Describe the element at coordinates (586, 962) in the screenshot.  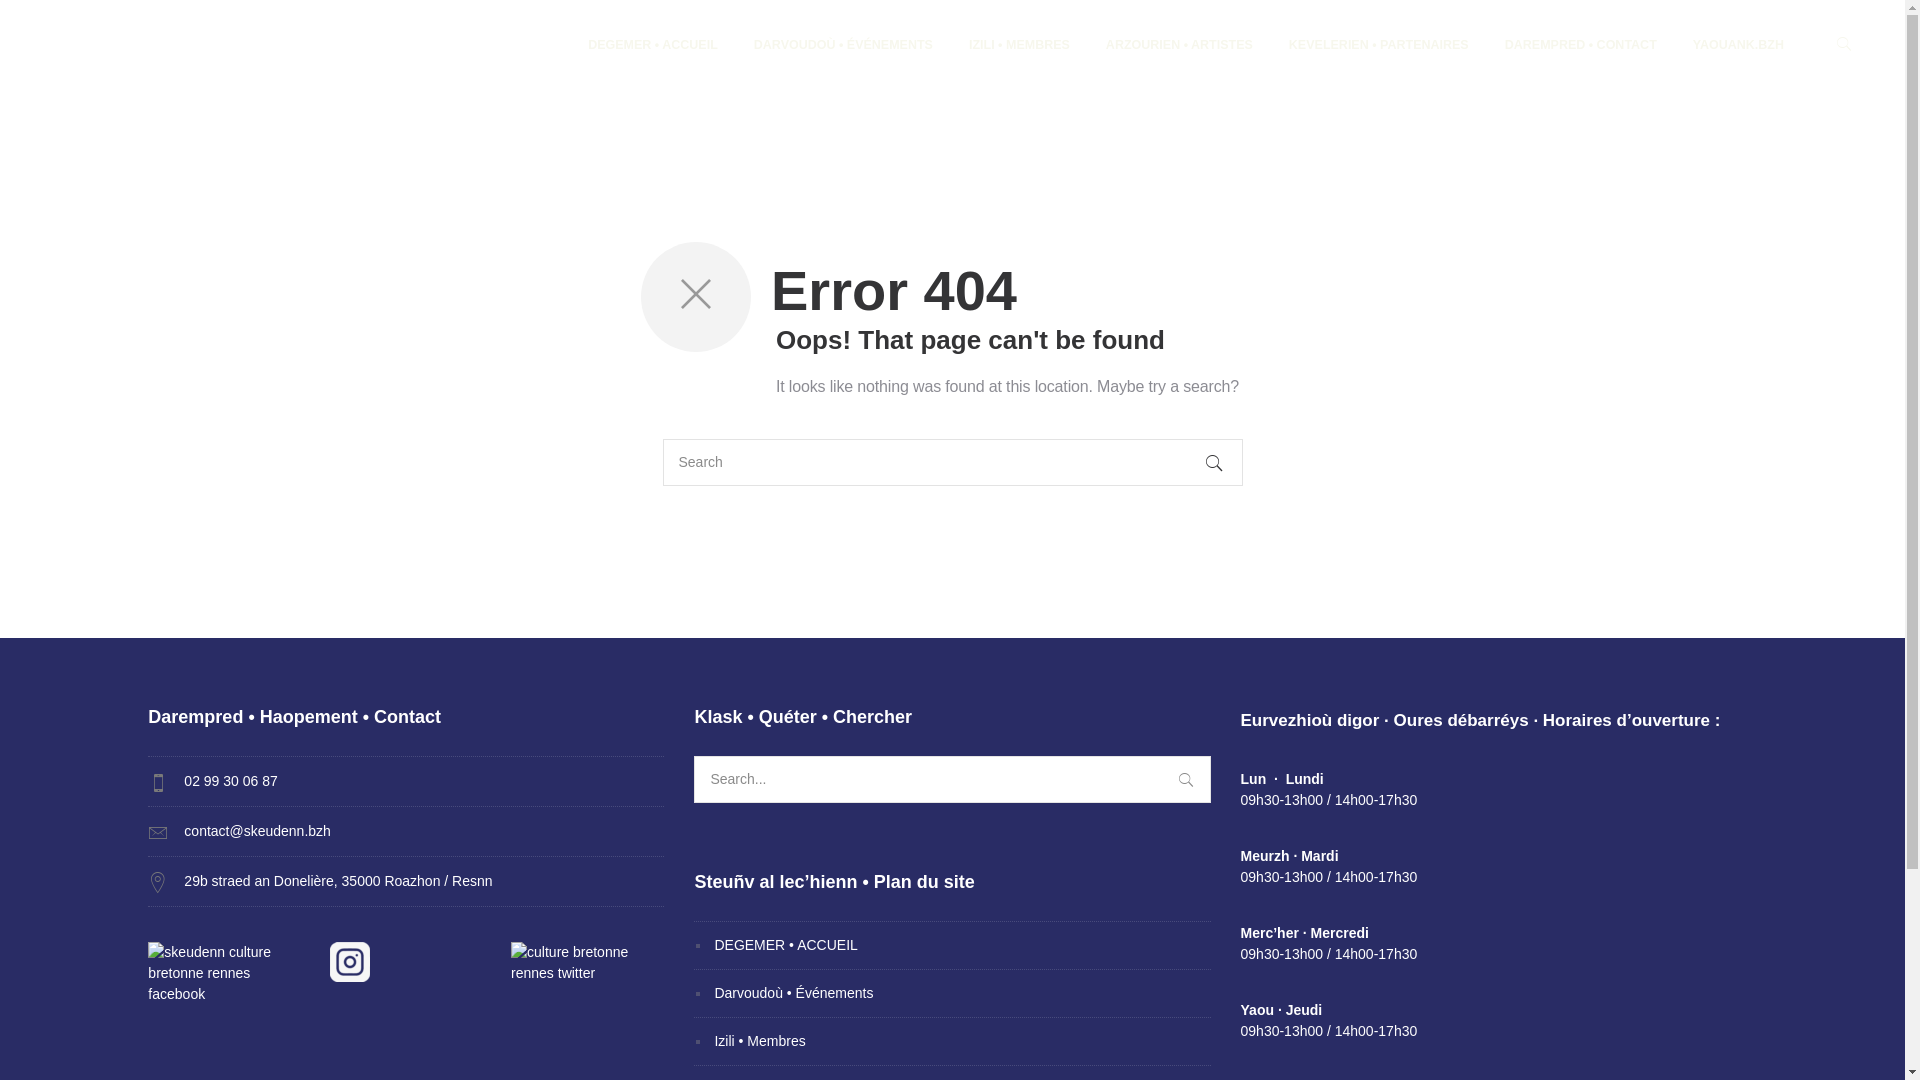
I see `'Twitter'` at that location.